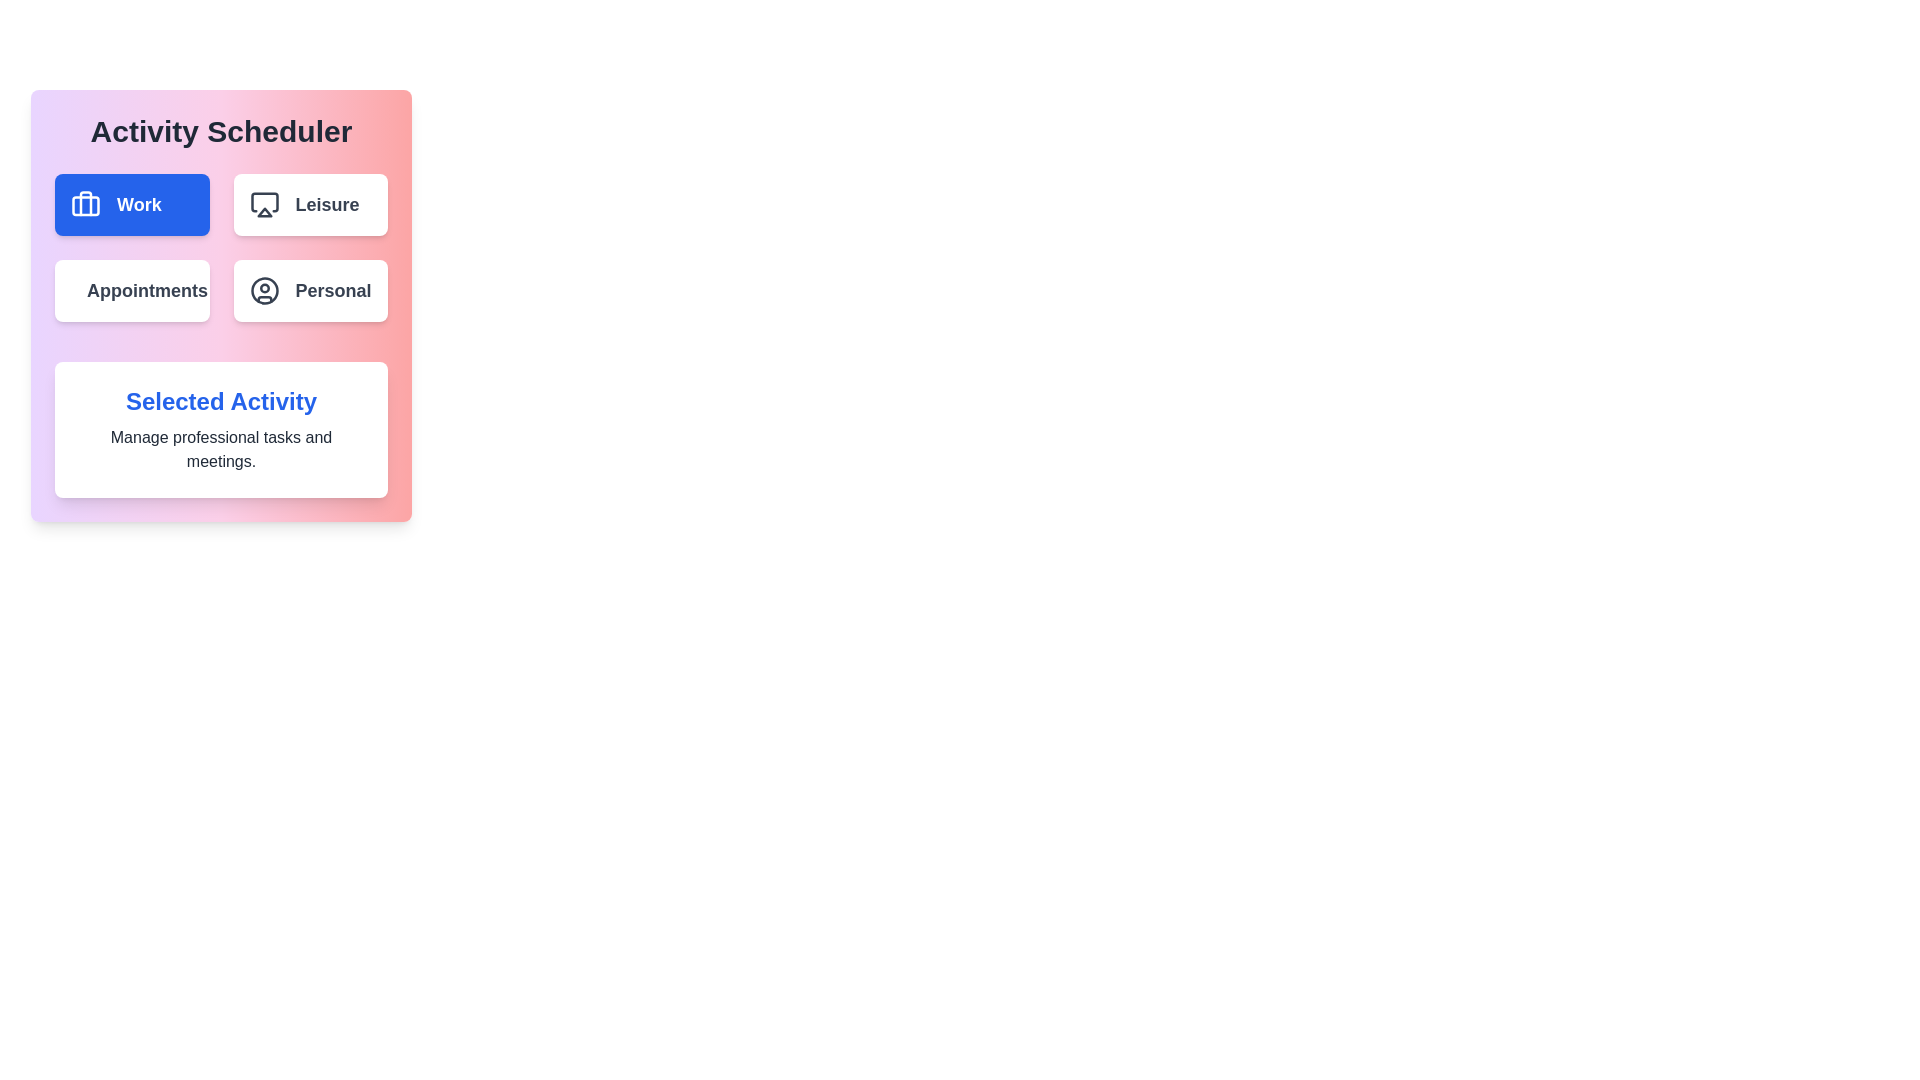 Image resolution: width=1920 pixels, height=1080 pixels. Describe the element at coordinates (263, 204) in the screenshot. I see `the 'Leisure' activity icon located within the button in the second column, first row of the grid under 'Activity Scheduler'` at that location.